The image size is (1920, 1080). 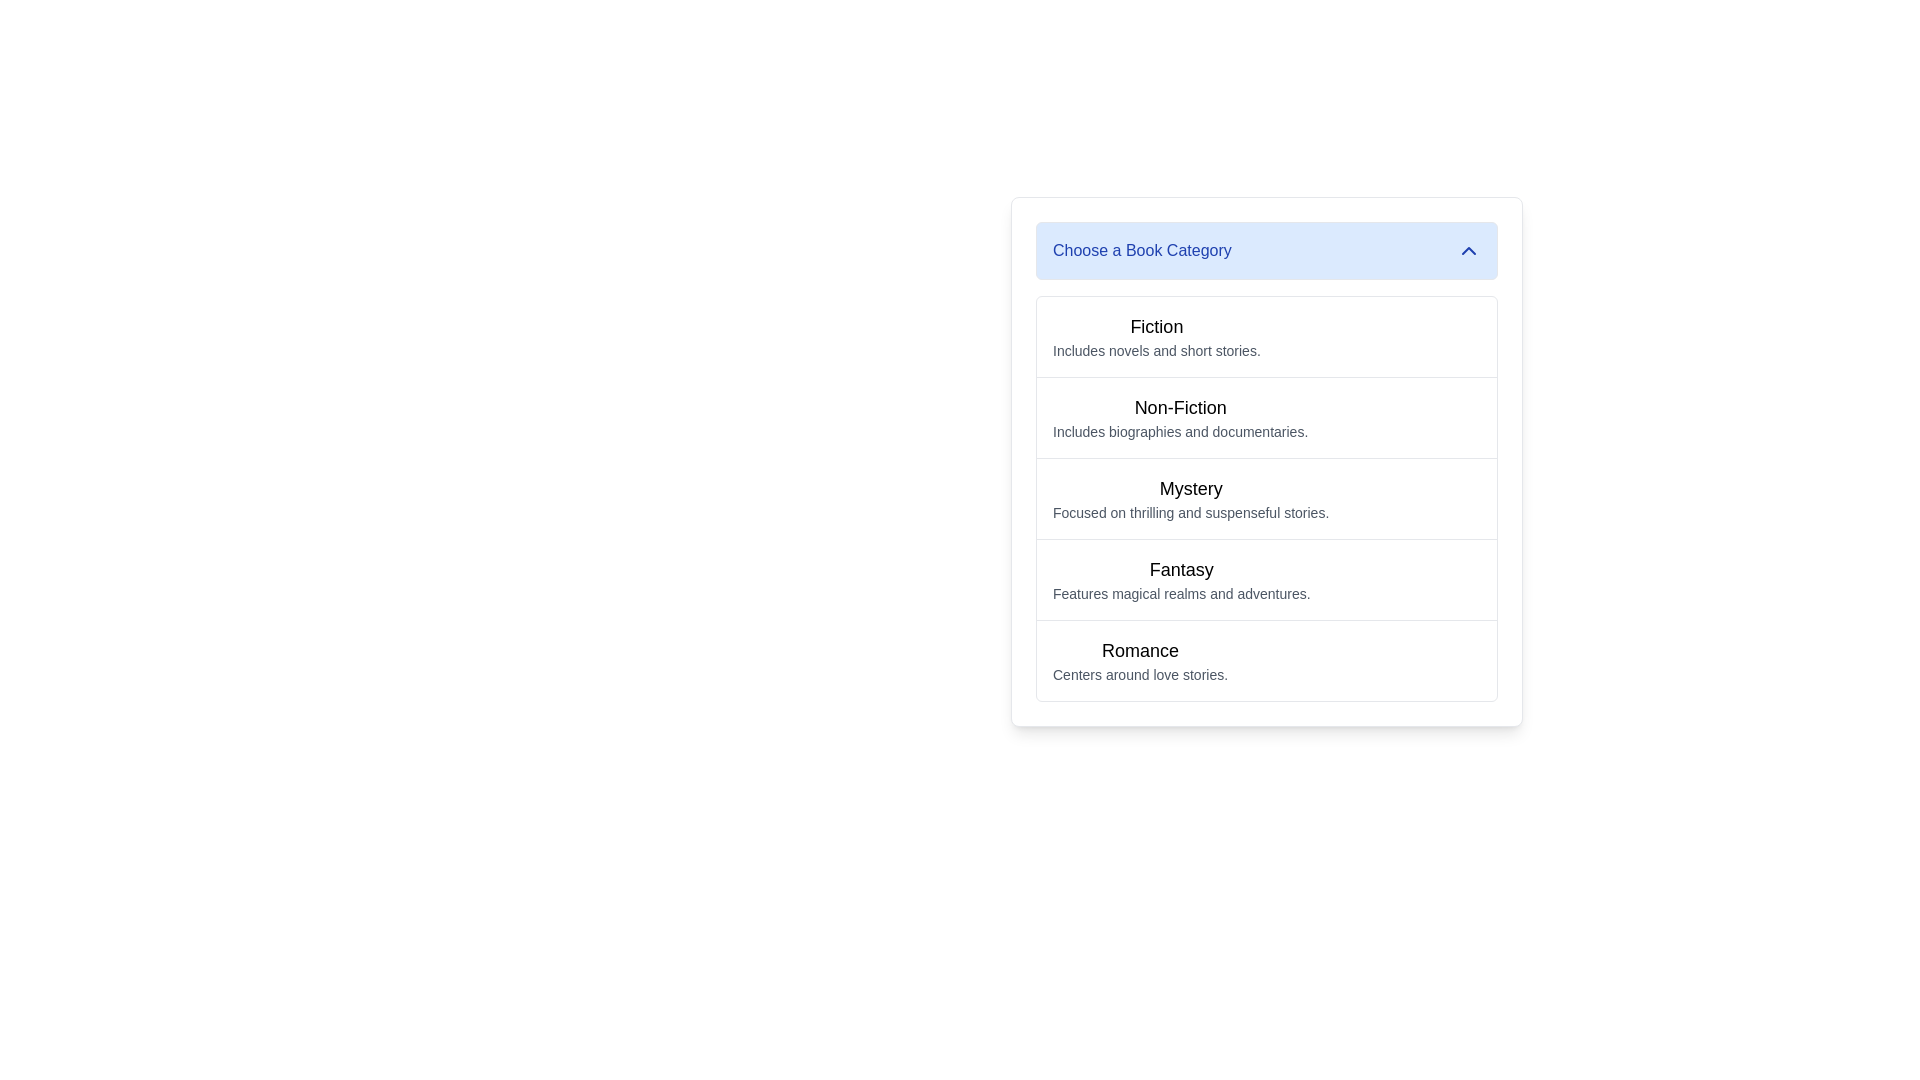 What do you see at coordinates (1191, 489) in the screenshot?
I see `the 'Mystery' category text label, which serves as a header for the category and is positioned centrally above the descriptive text` at bounding box center [1191, 489].